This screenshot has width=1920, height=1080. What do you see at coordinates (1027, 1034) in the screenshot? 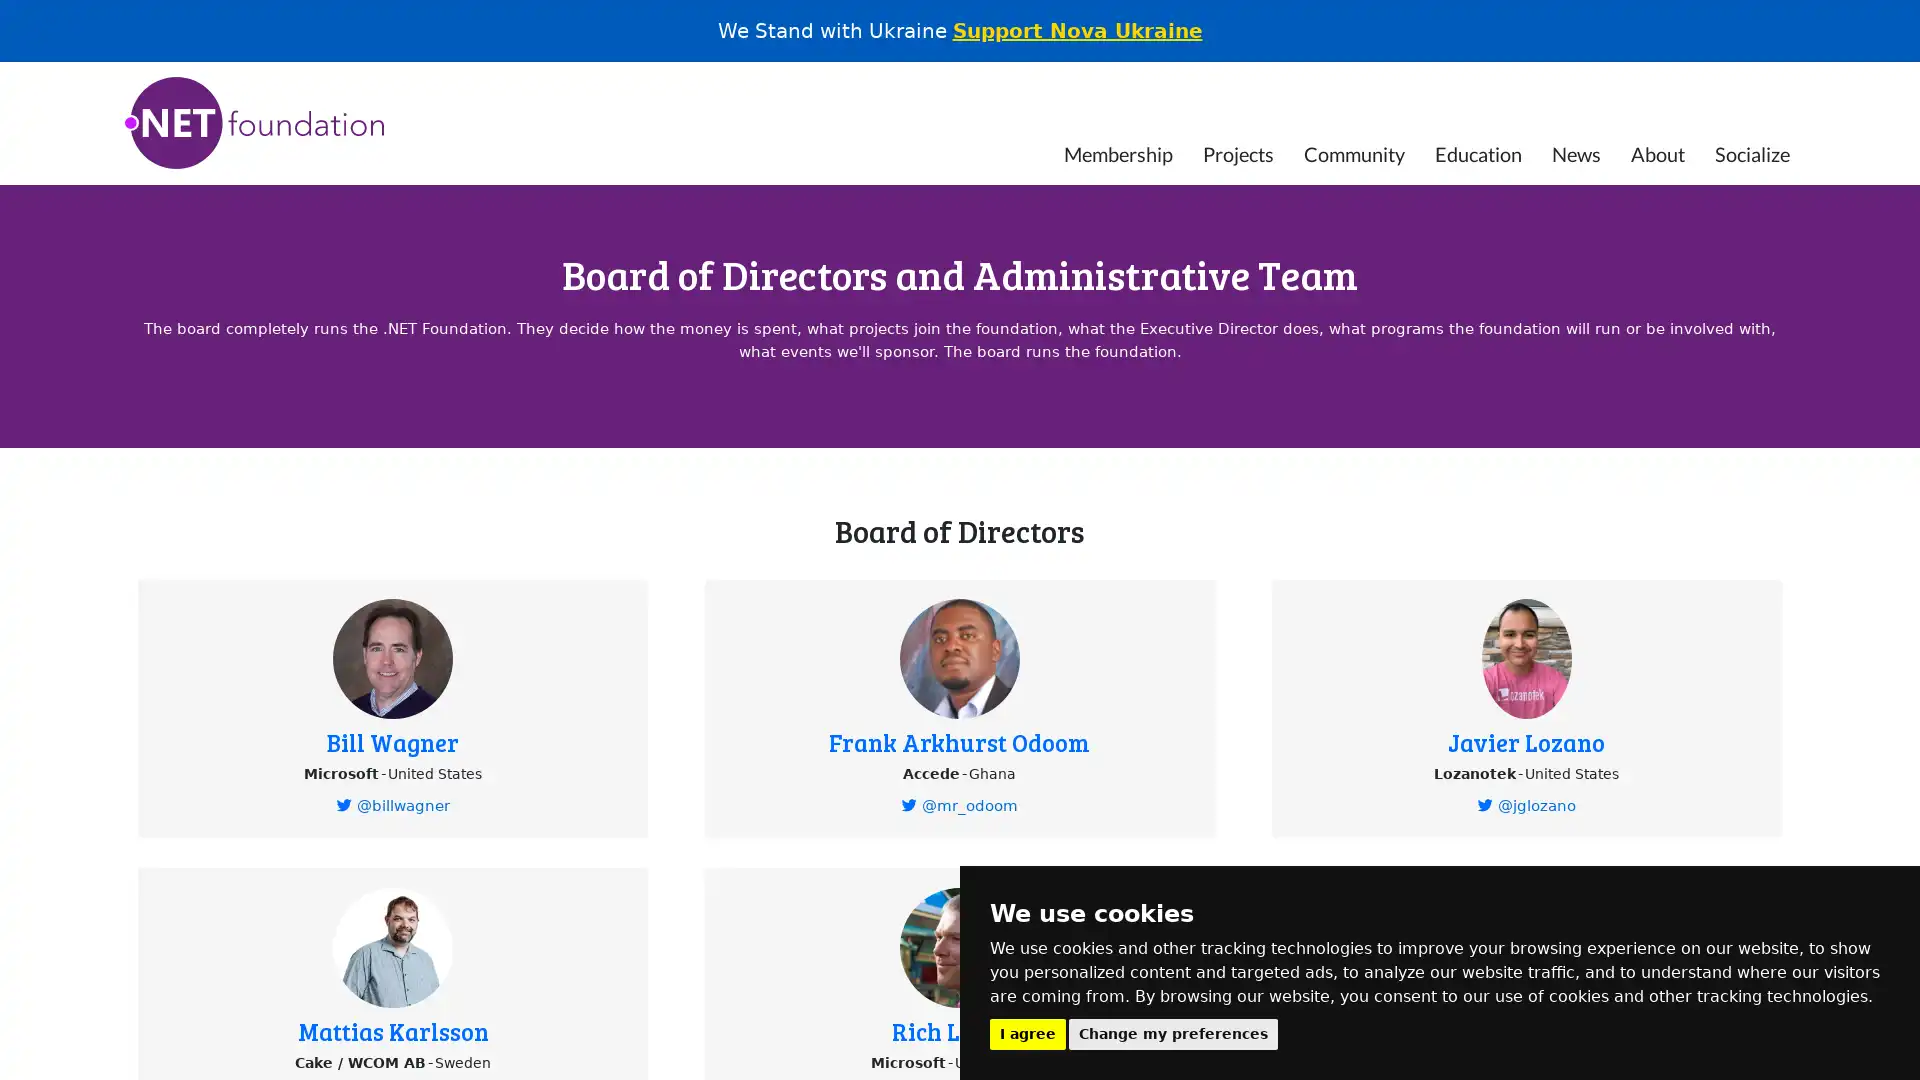
I see `I agree` at bounding box center [1027, 1034].